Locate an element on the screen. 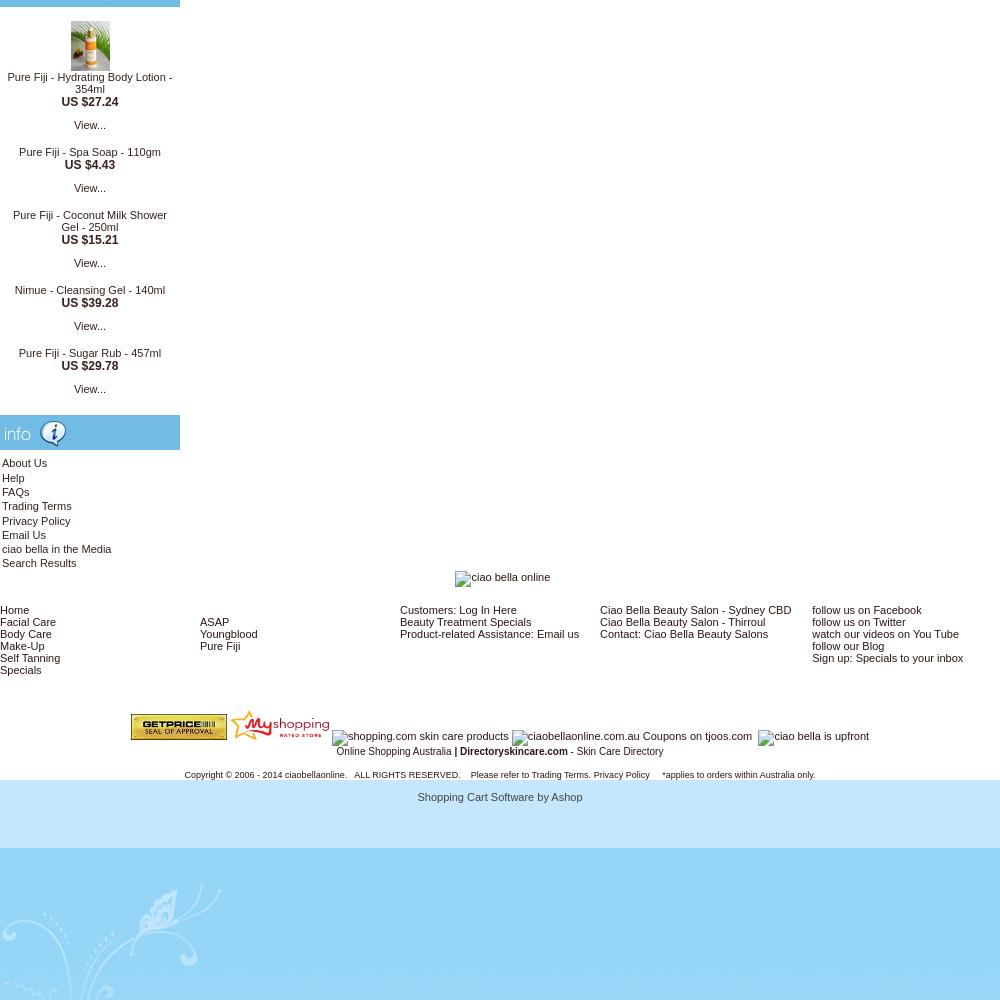  '$4.43' is located at coordinates (98, 165).